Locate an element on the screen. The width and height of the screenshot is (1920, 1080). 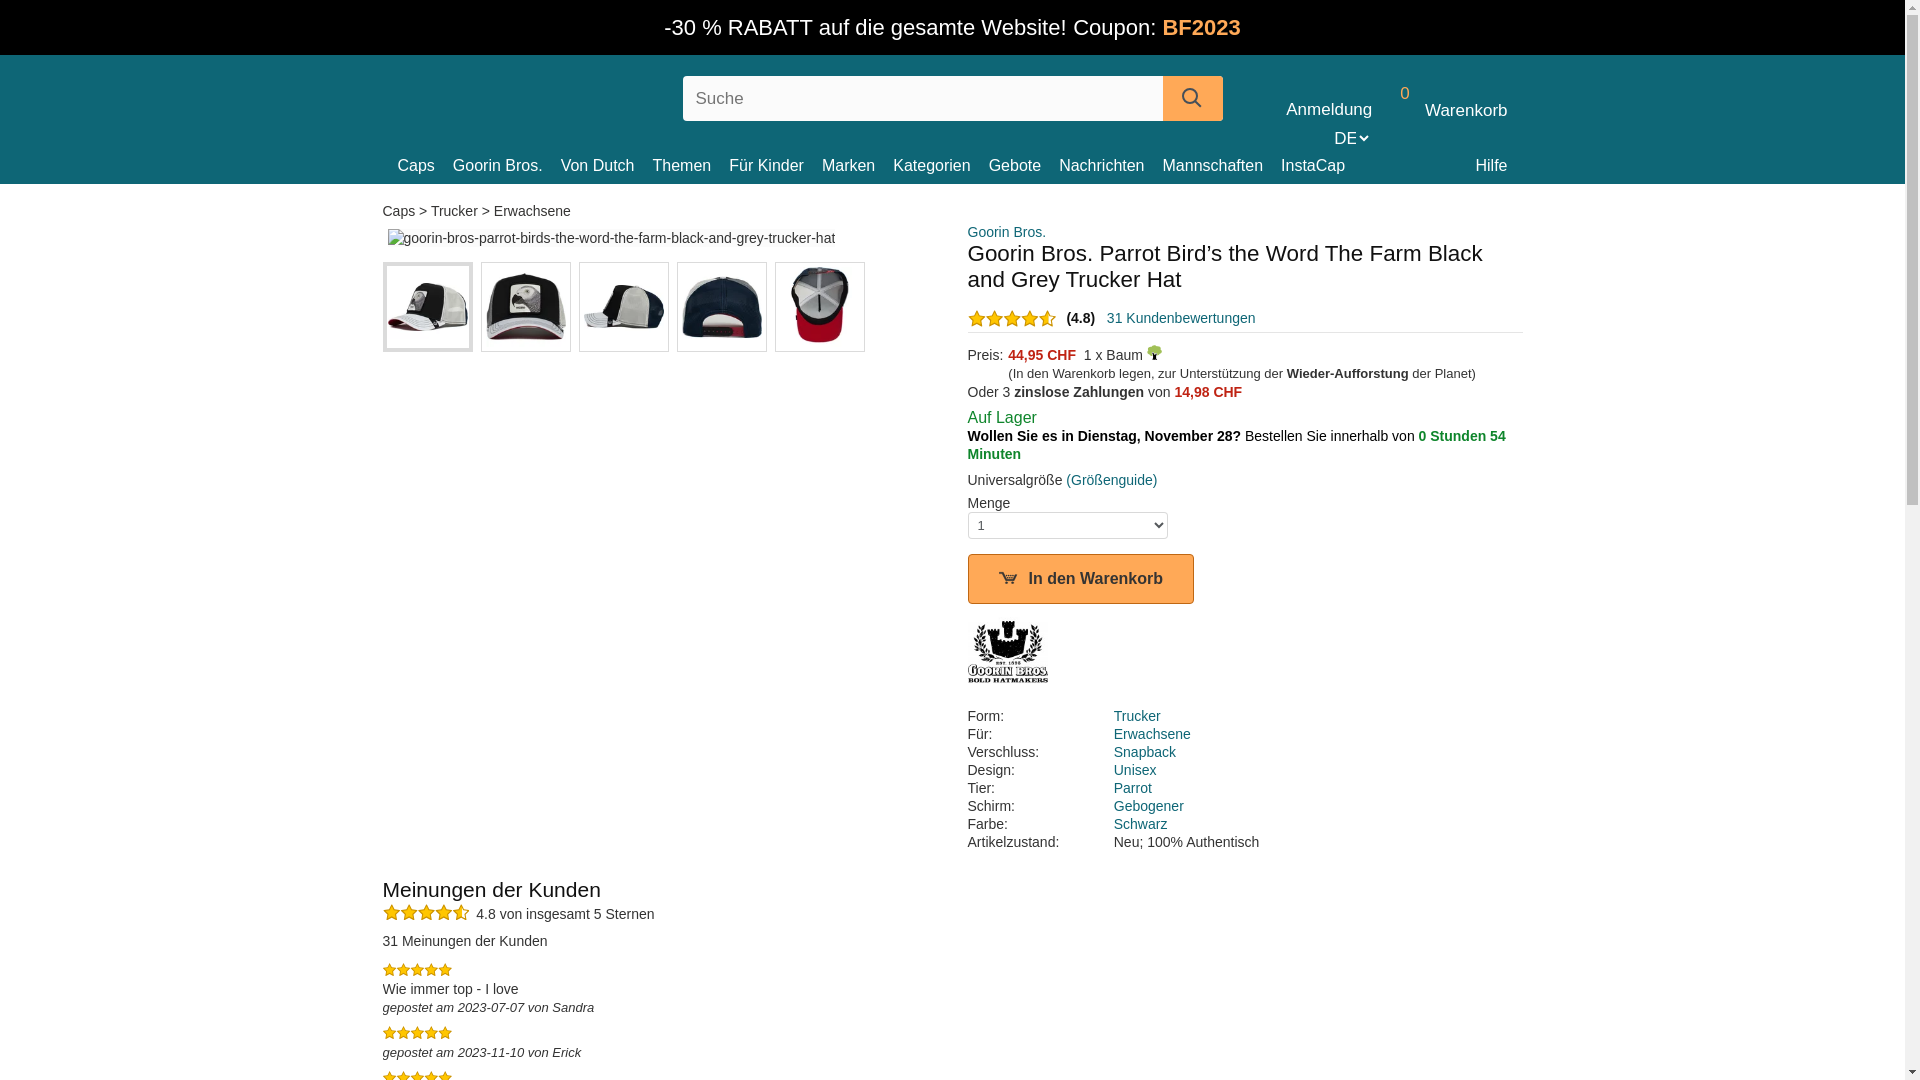
'Goorin Bros.' is located at coordinates (1007, 230).